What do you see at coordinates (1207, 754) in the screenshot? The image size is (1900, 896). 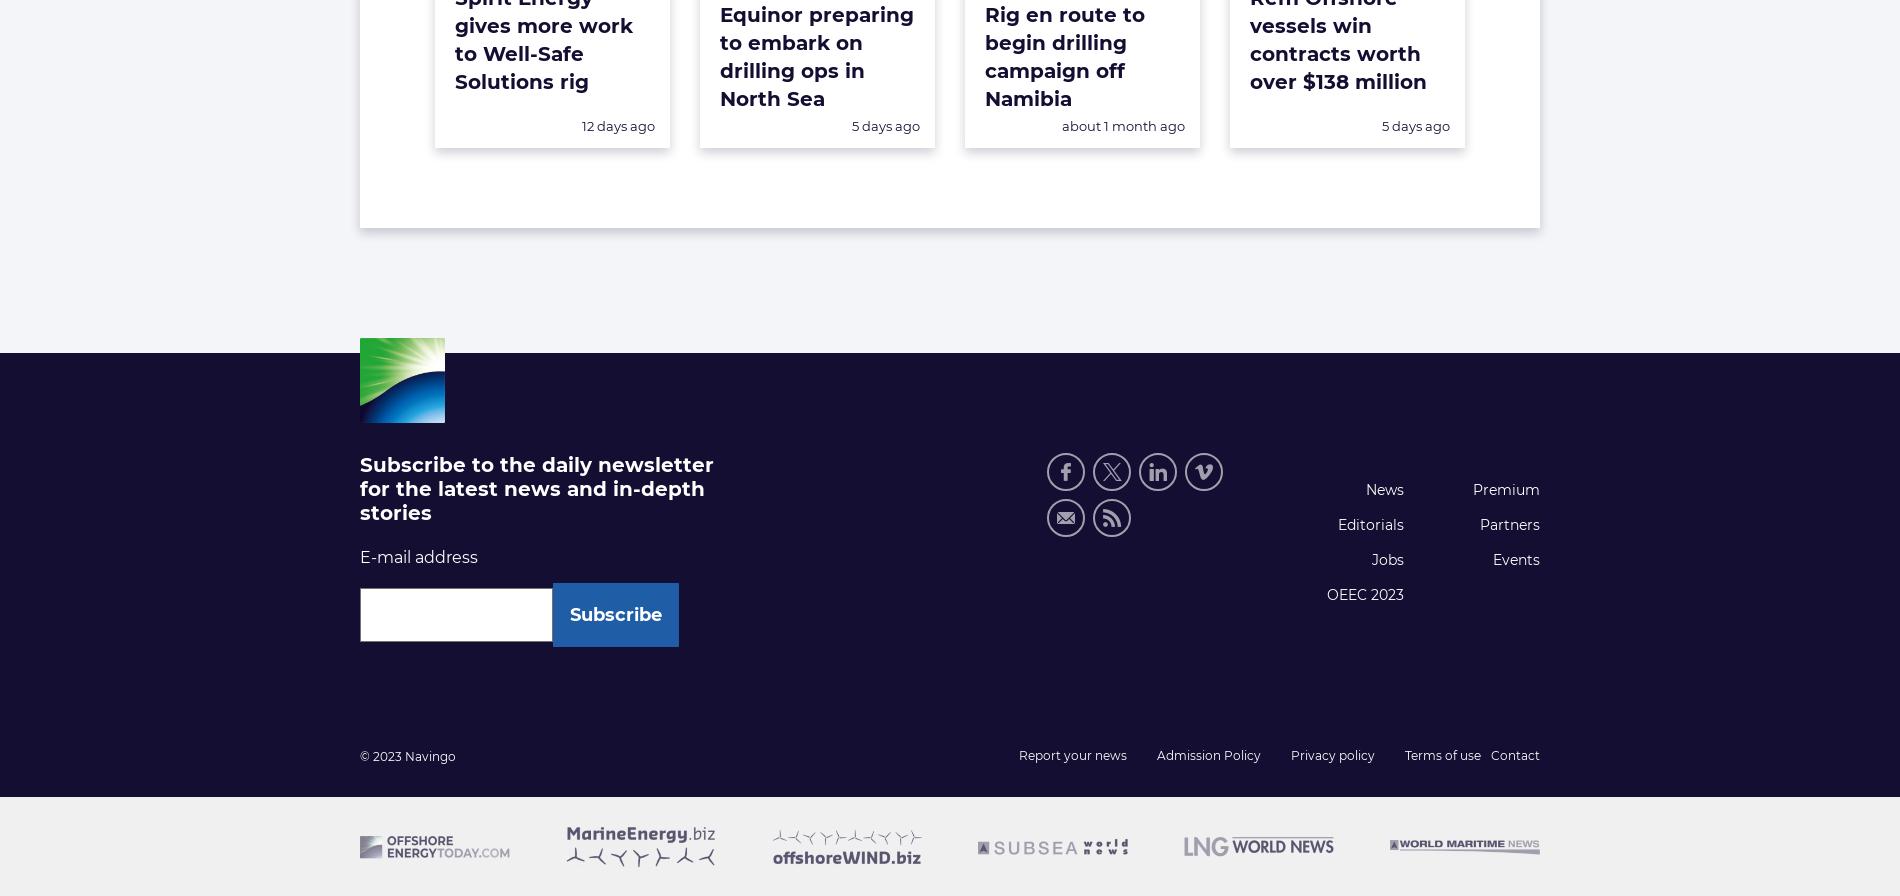 I see `'Admission Policy'` at bounding box center [1207, 754].